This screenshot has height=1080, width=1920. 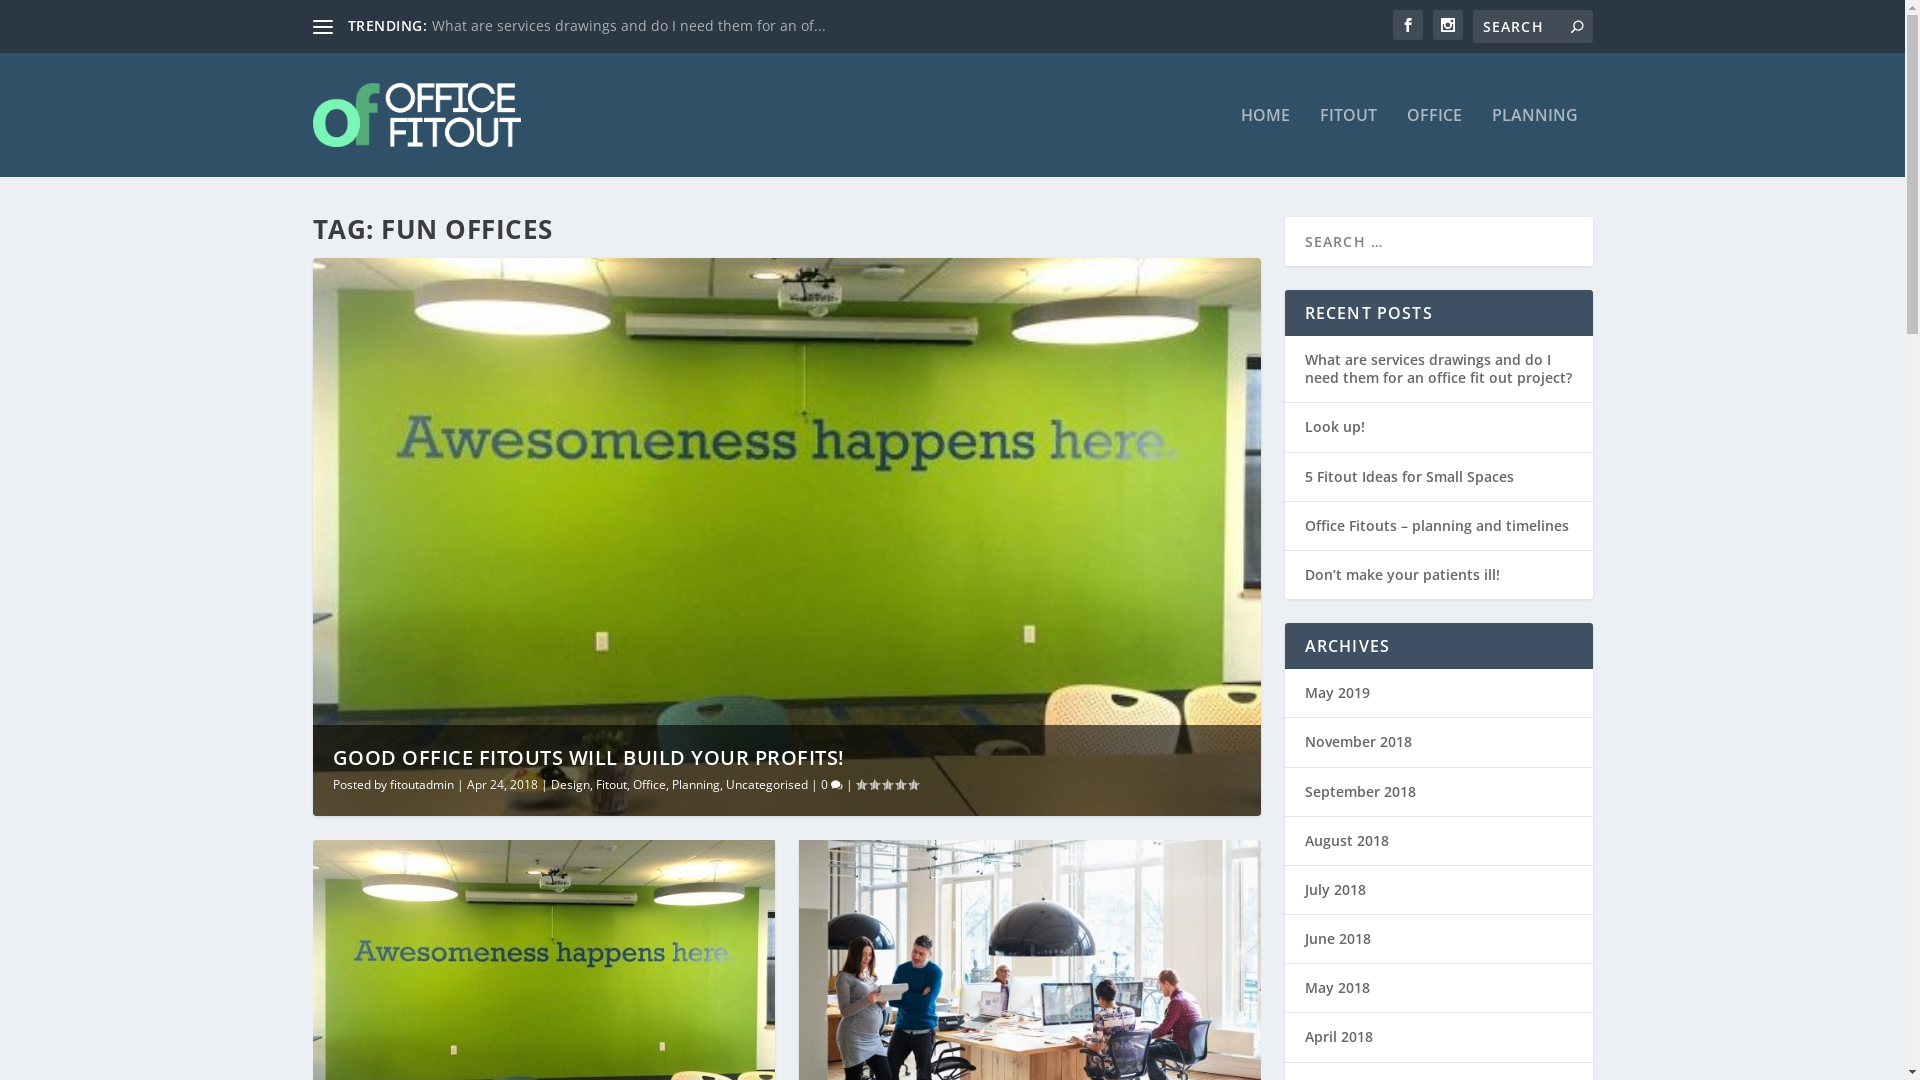 What do you see at coordinates (886, 783) in the screenshot?
I see `'Rating: 0.00'` at bounding box center [886, 783].